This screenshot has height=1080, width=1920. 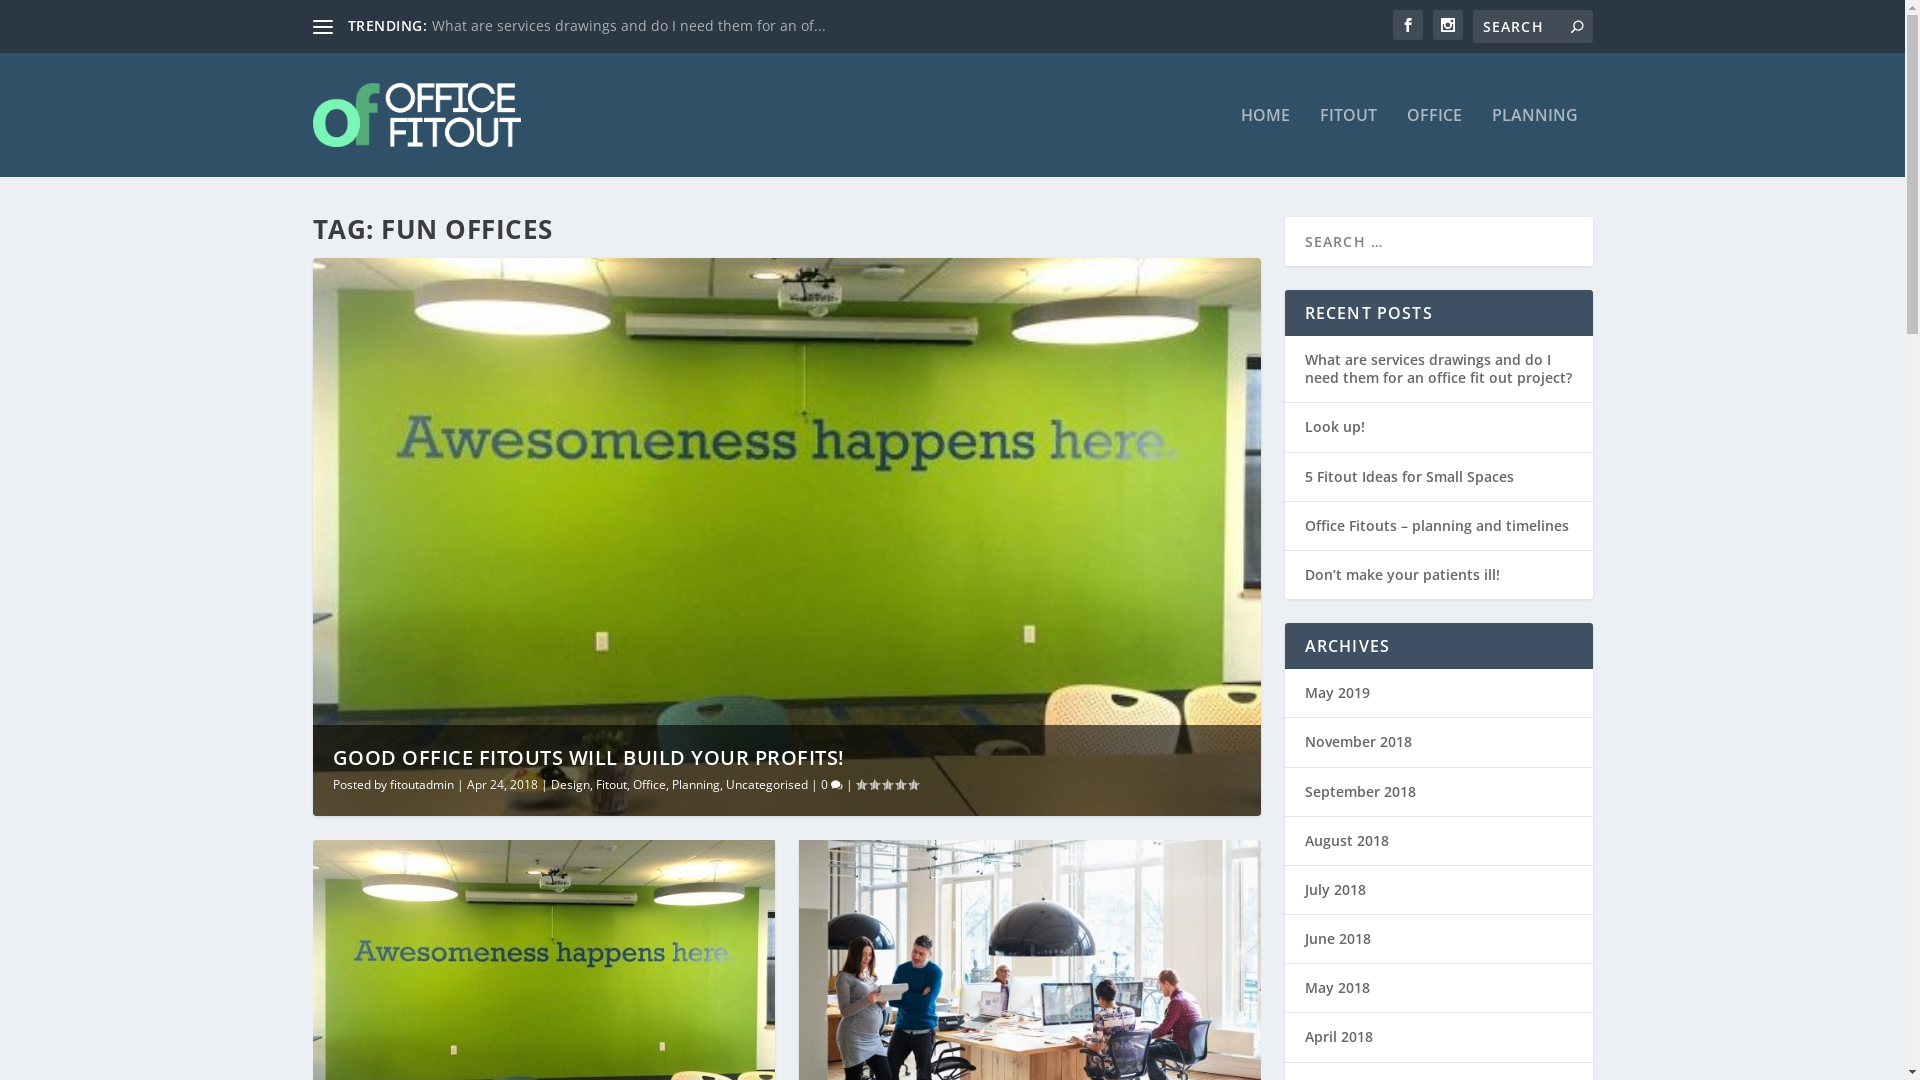 What do you see at coordinates (886, 783) in the screenshot?
I see `'Rating: 0.00'` at bounding box center [886, 783].